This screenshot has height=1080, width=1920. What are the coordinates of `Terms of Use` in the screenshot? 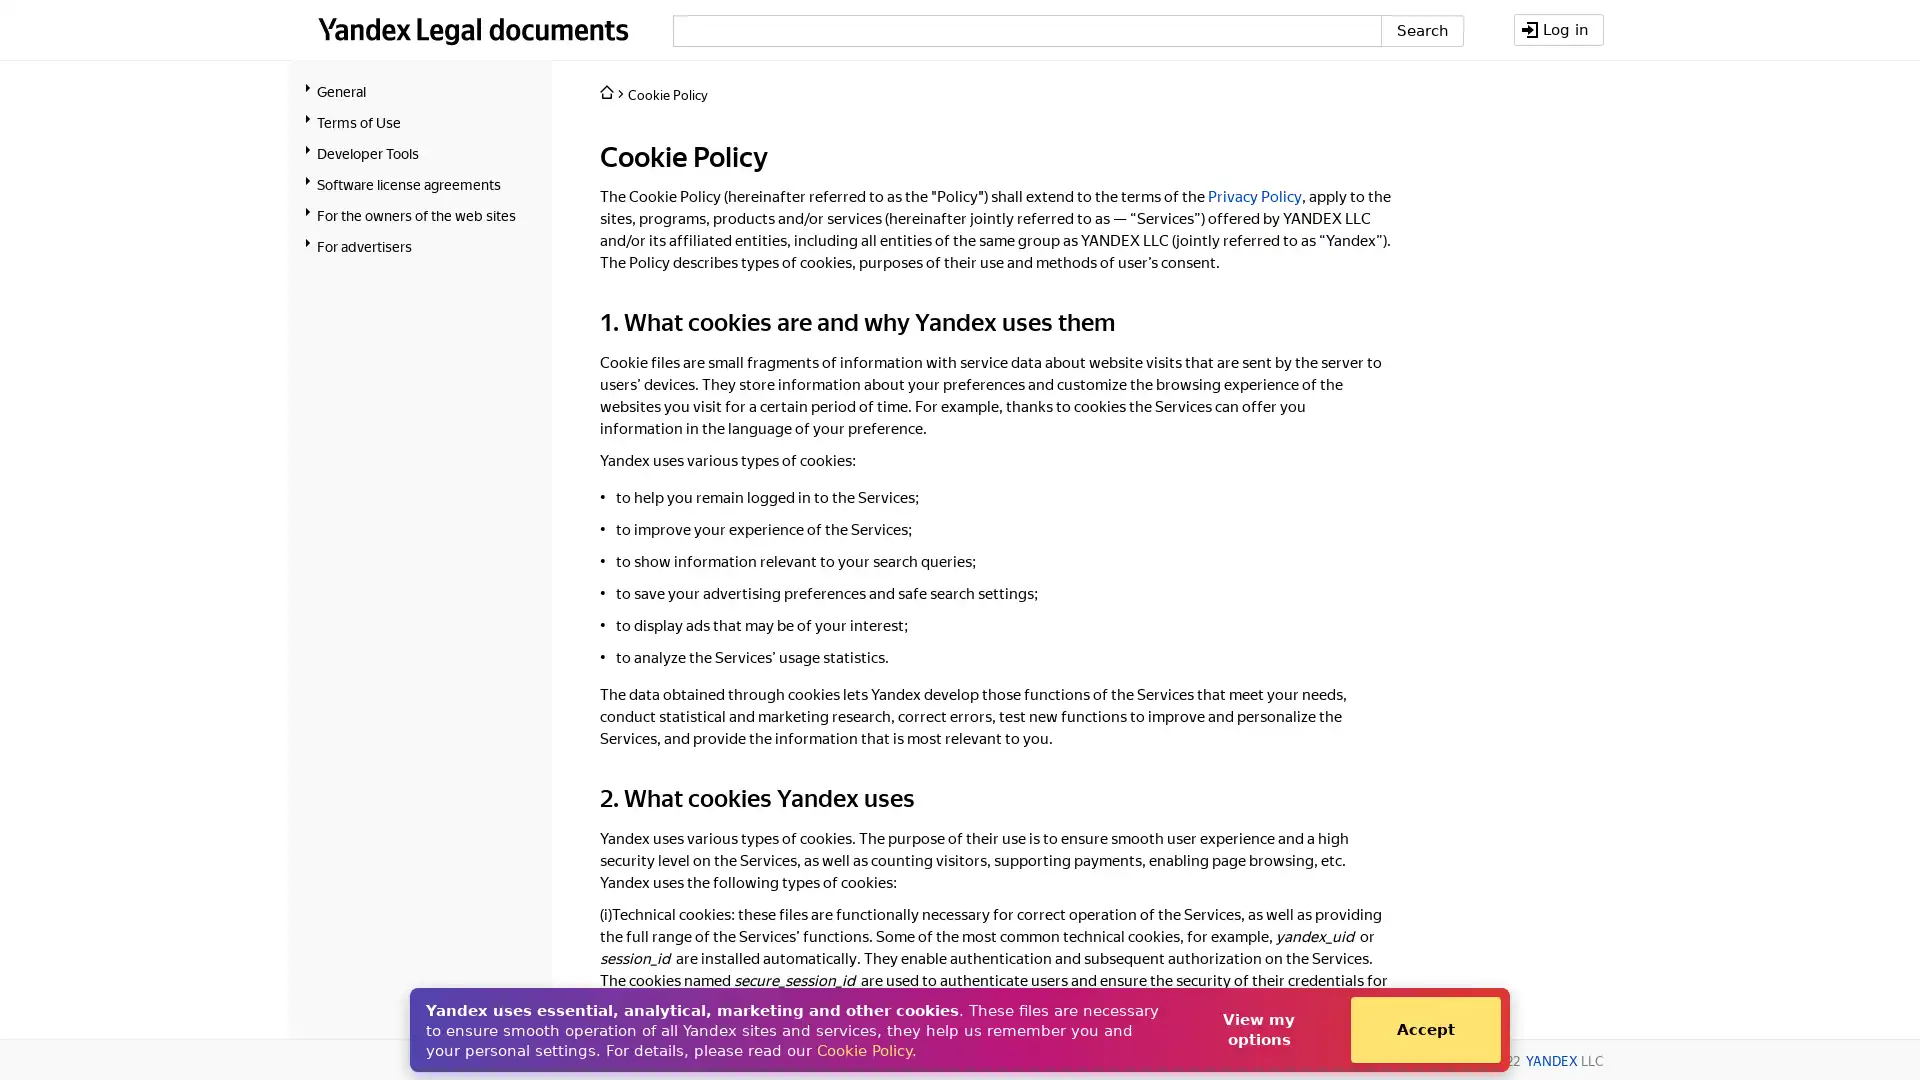 It's located at (419, 121).